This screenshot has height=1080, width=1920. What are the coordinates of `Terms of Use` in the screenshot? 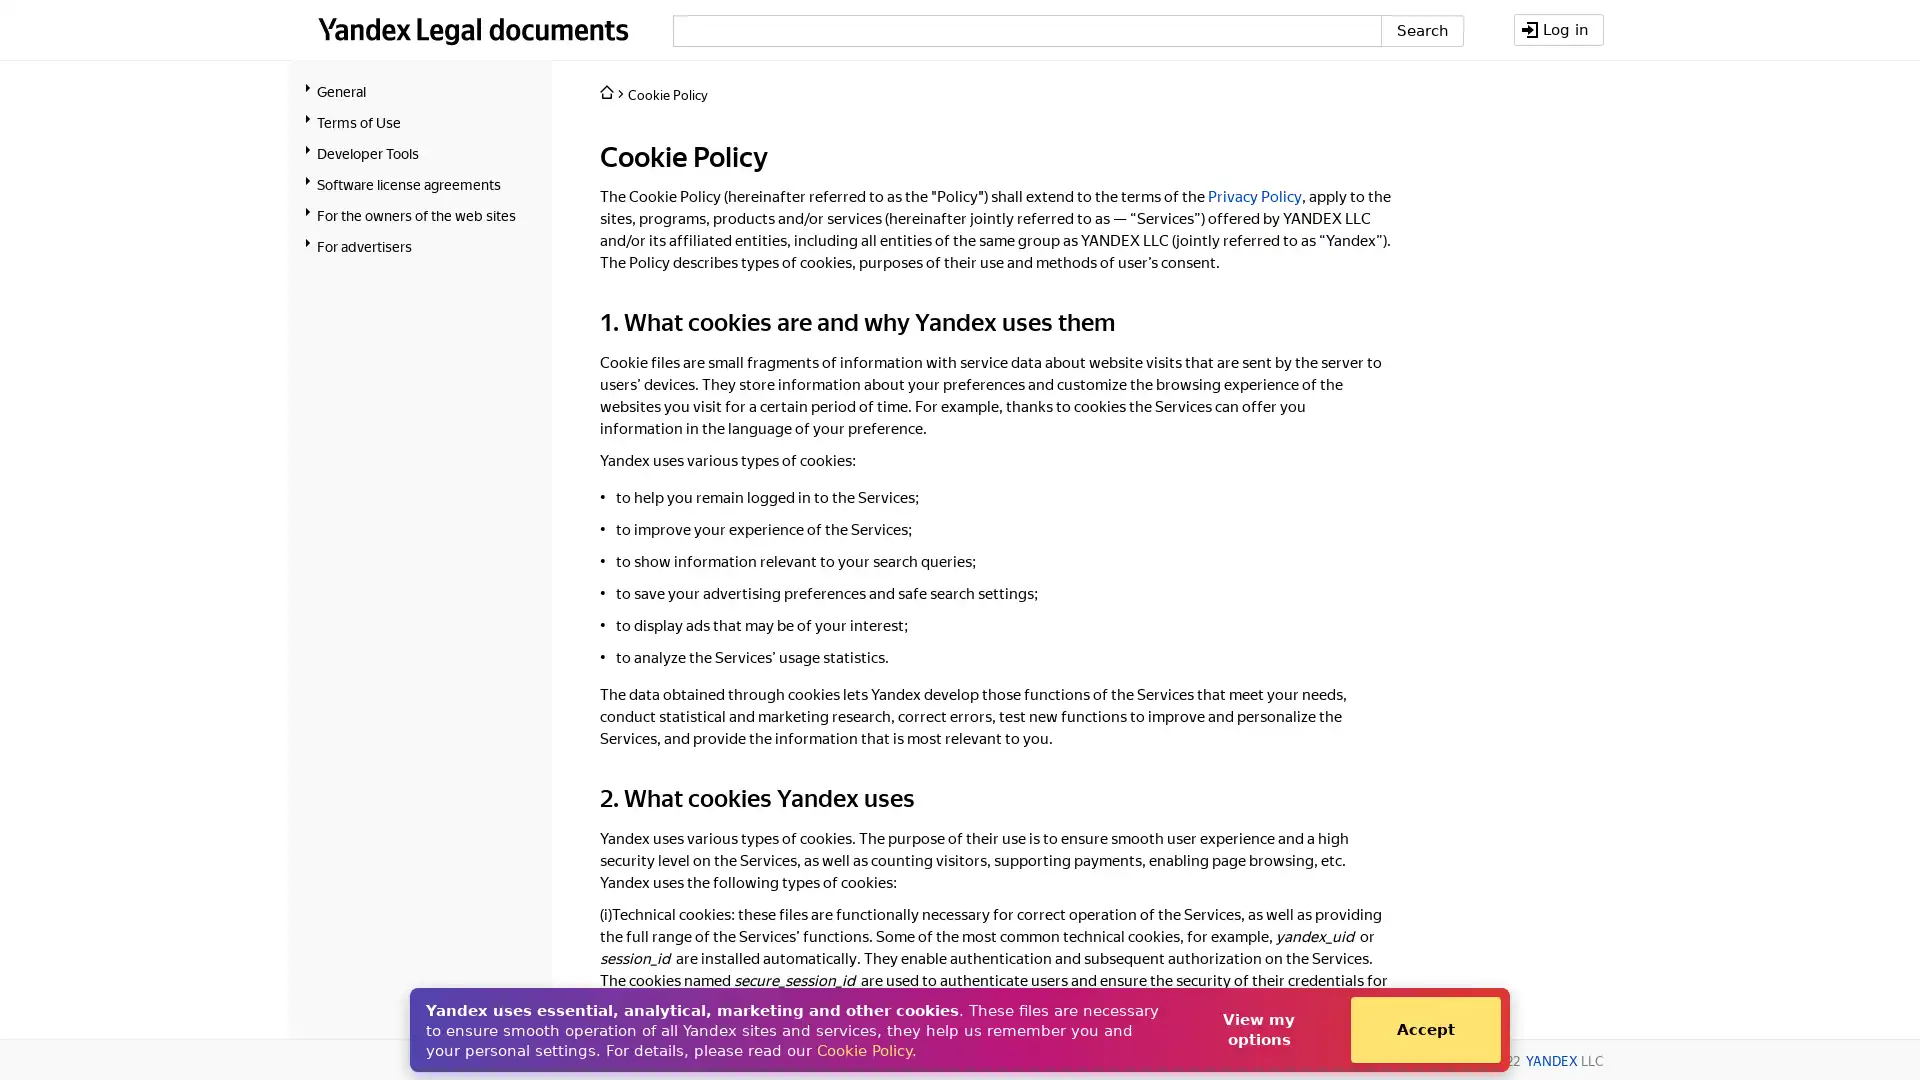 It's located at (419, 121).